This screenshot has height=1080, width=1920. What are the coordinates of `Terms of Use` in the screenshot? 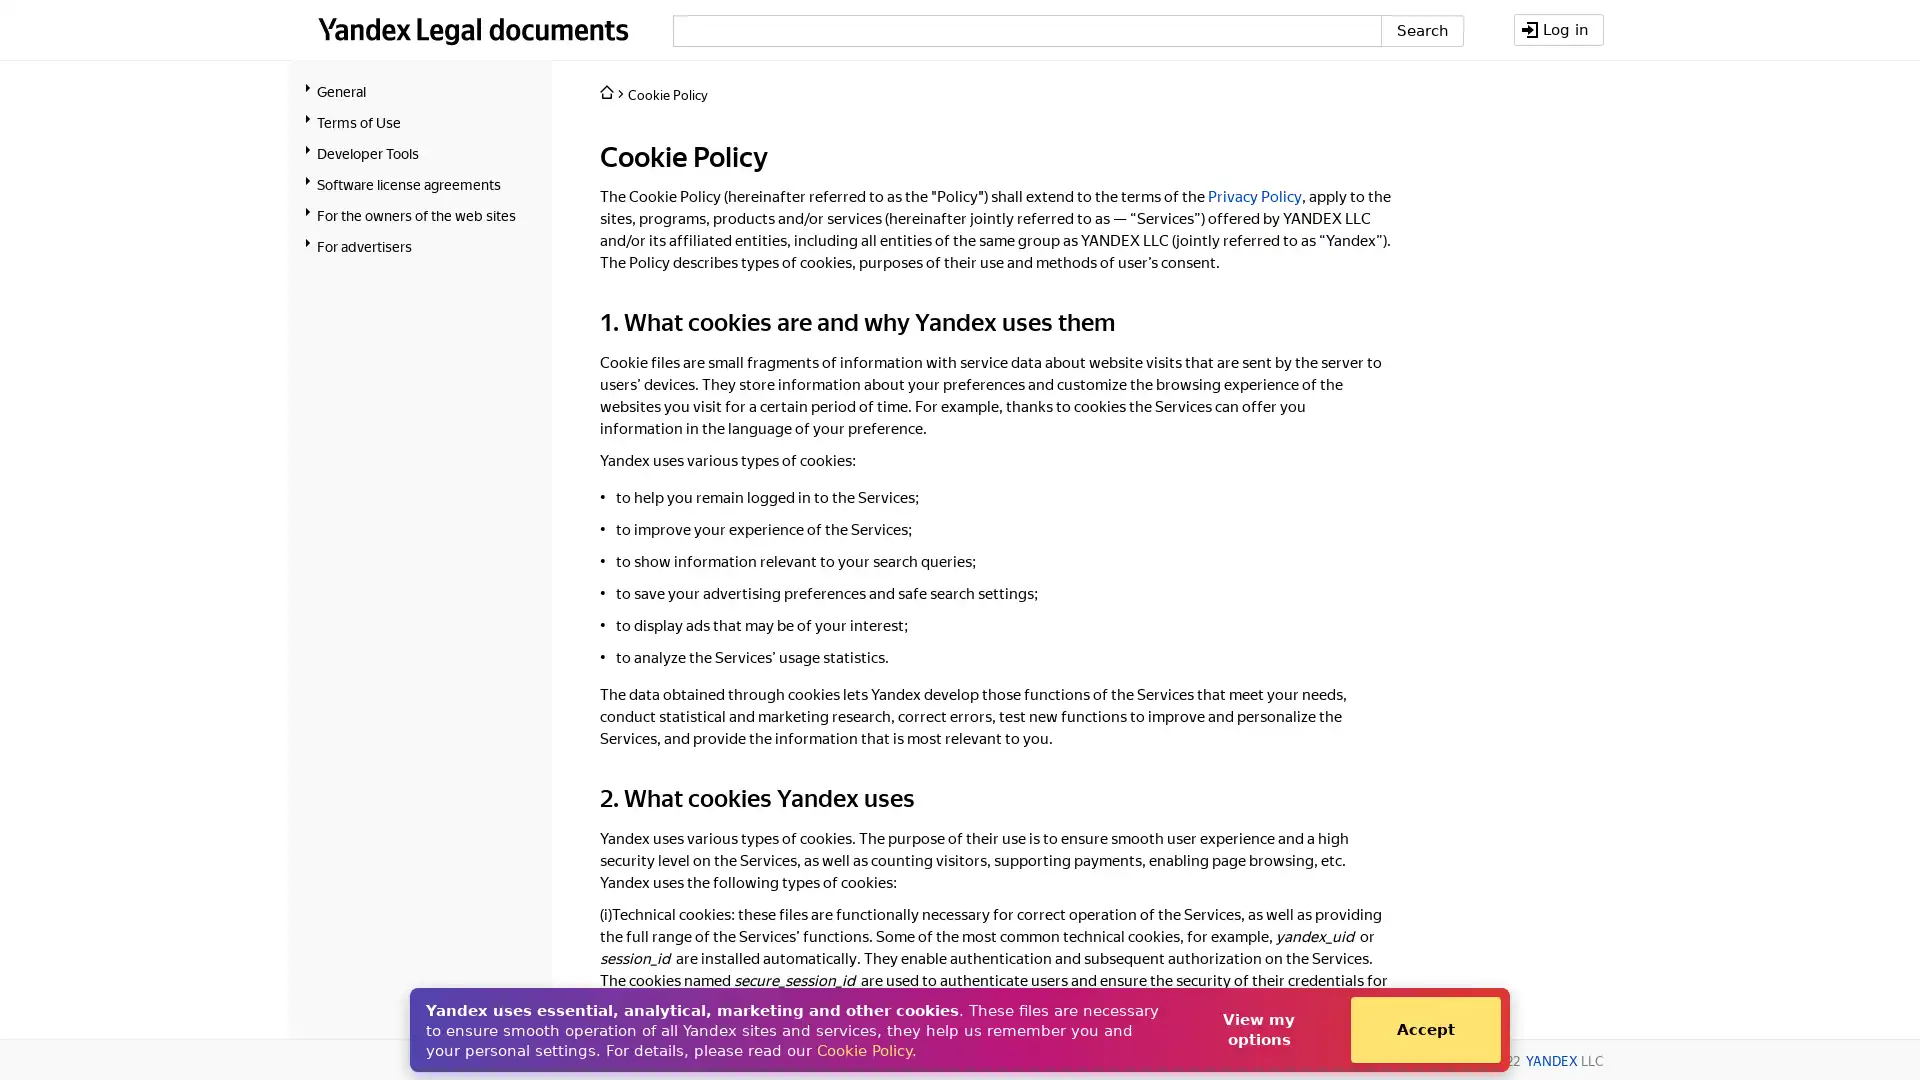 It's located at (419, 121).